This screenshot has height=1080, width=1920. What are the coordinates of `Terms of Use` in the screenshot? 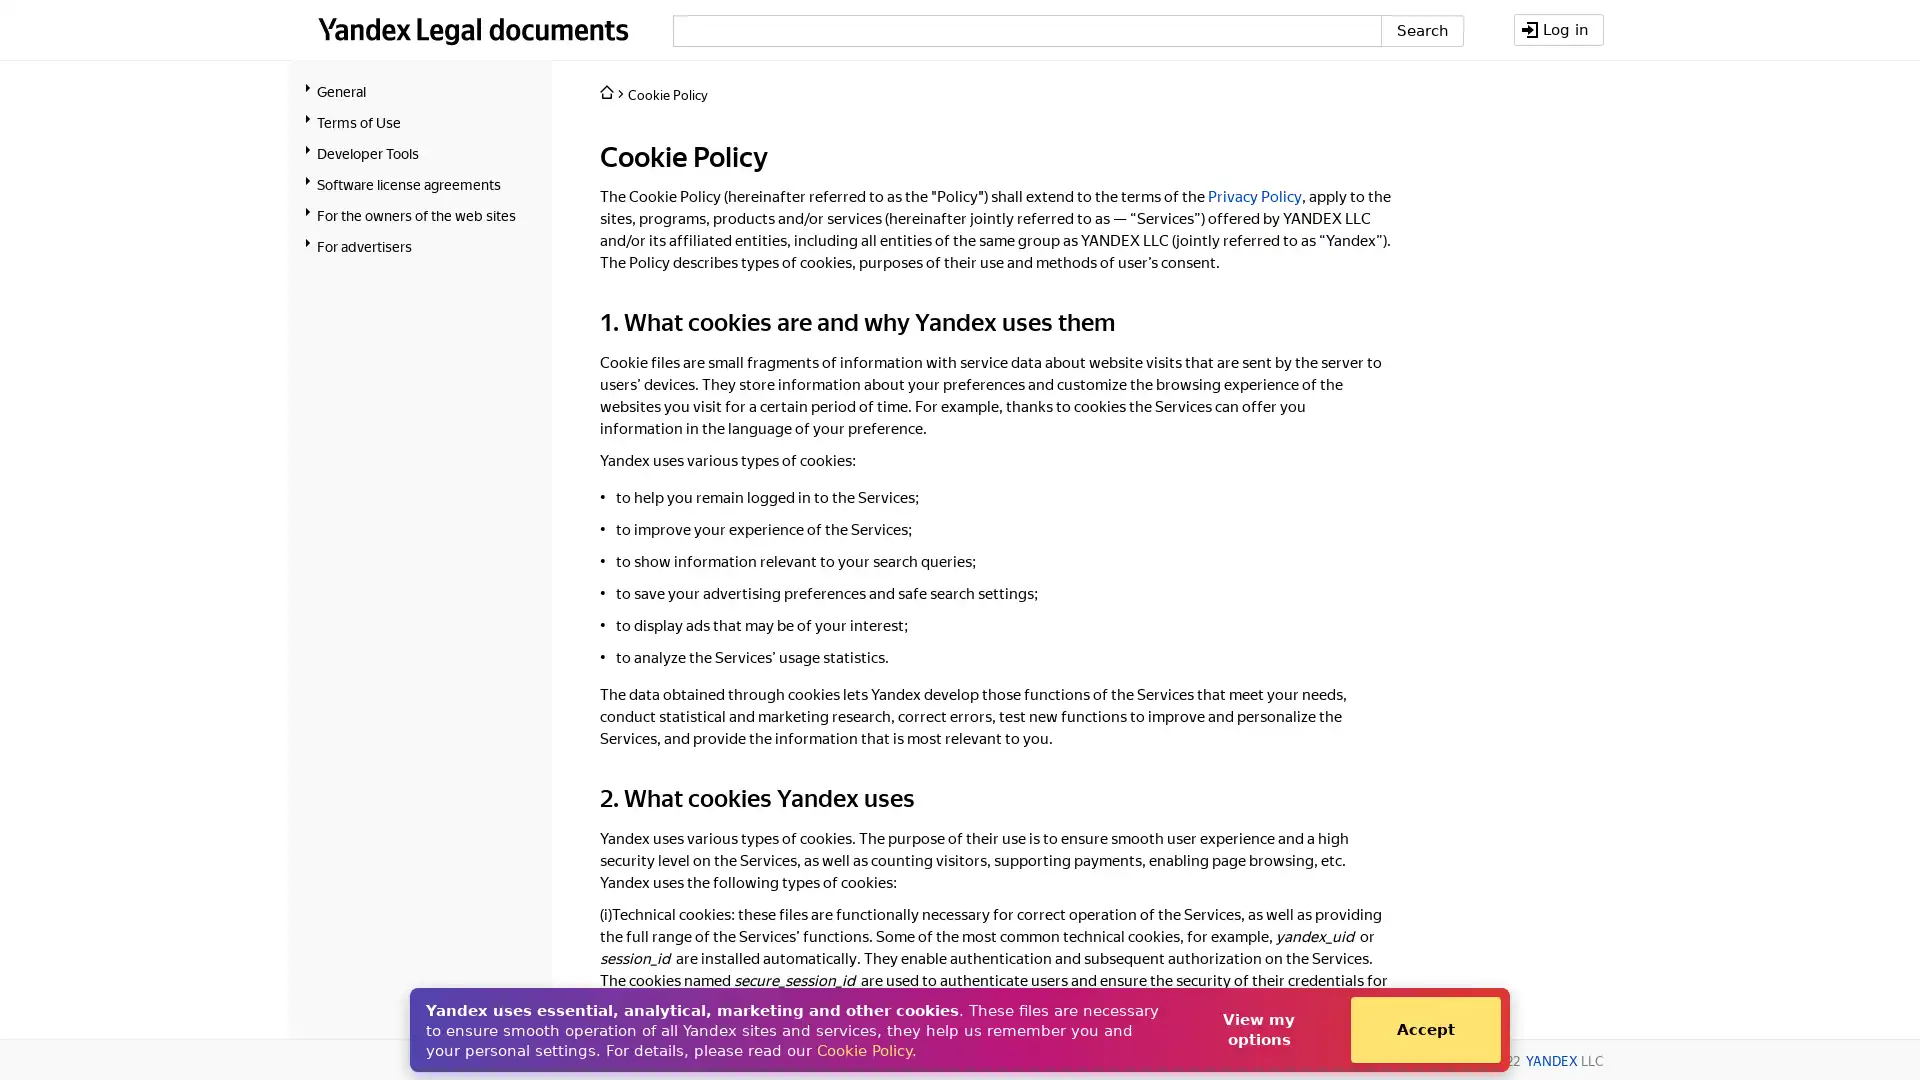 It's located at (419, 121).